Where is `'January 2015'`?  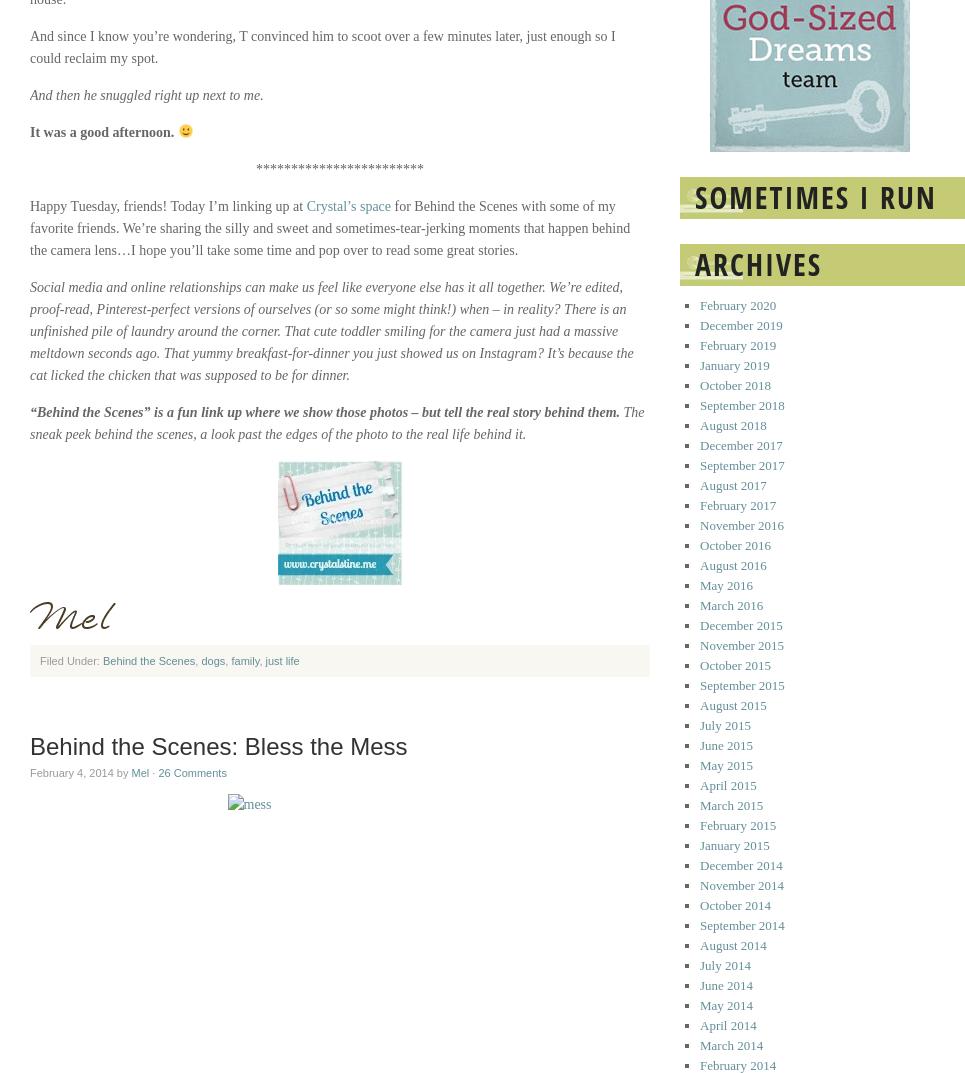
'January 2015' is located at coordinates (734, 844).